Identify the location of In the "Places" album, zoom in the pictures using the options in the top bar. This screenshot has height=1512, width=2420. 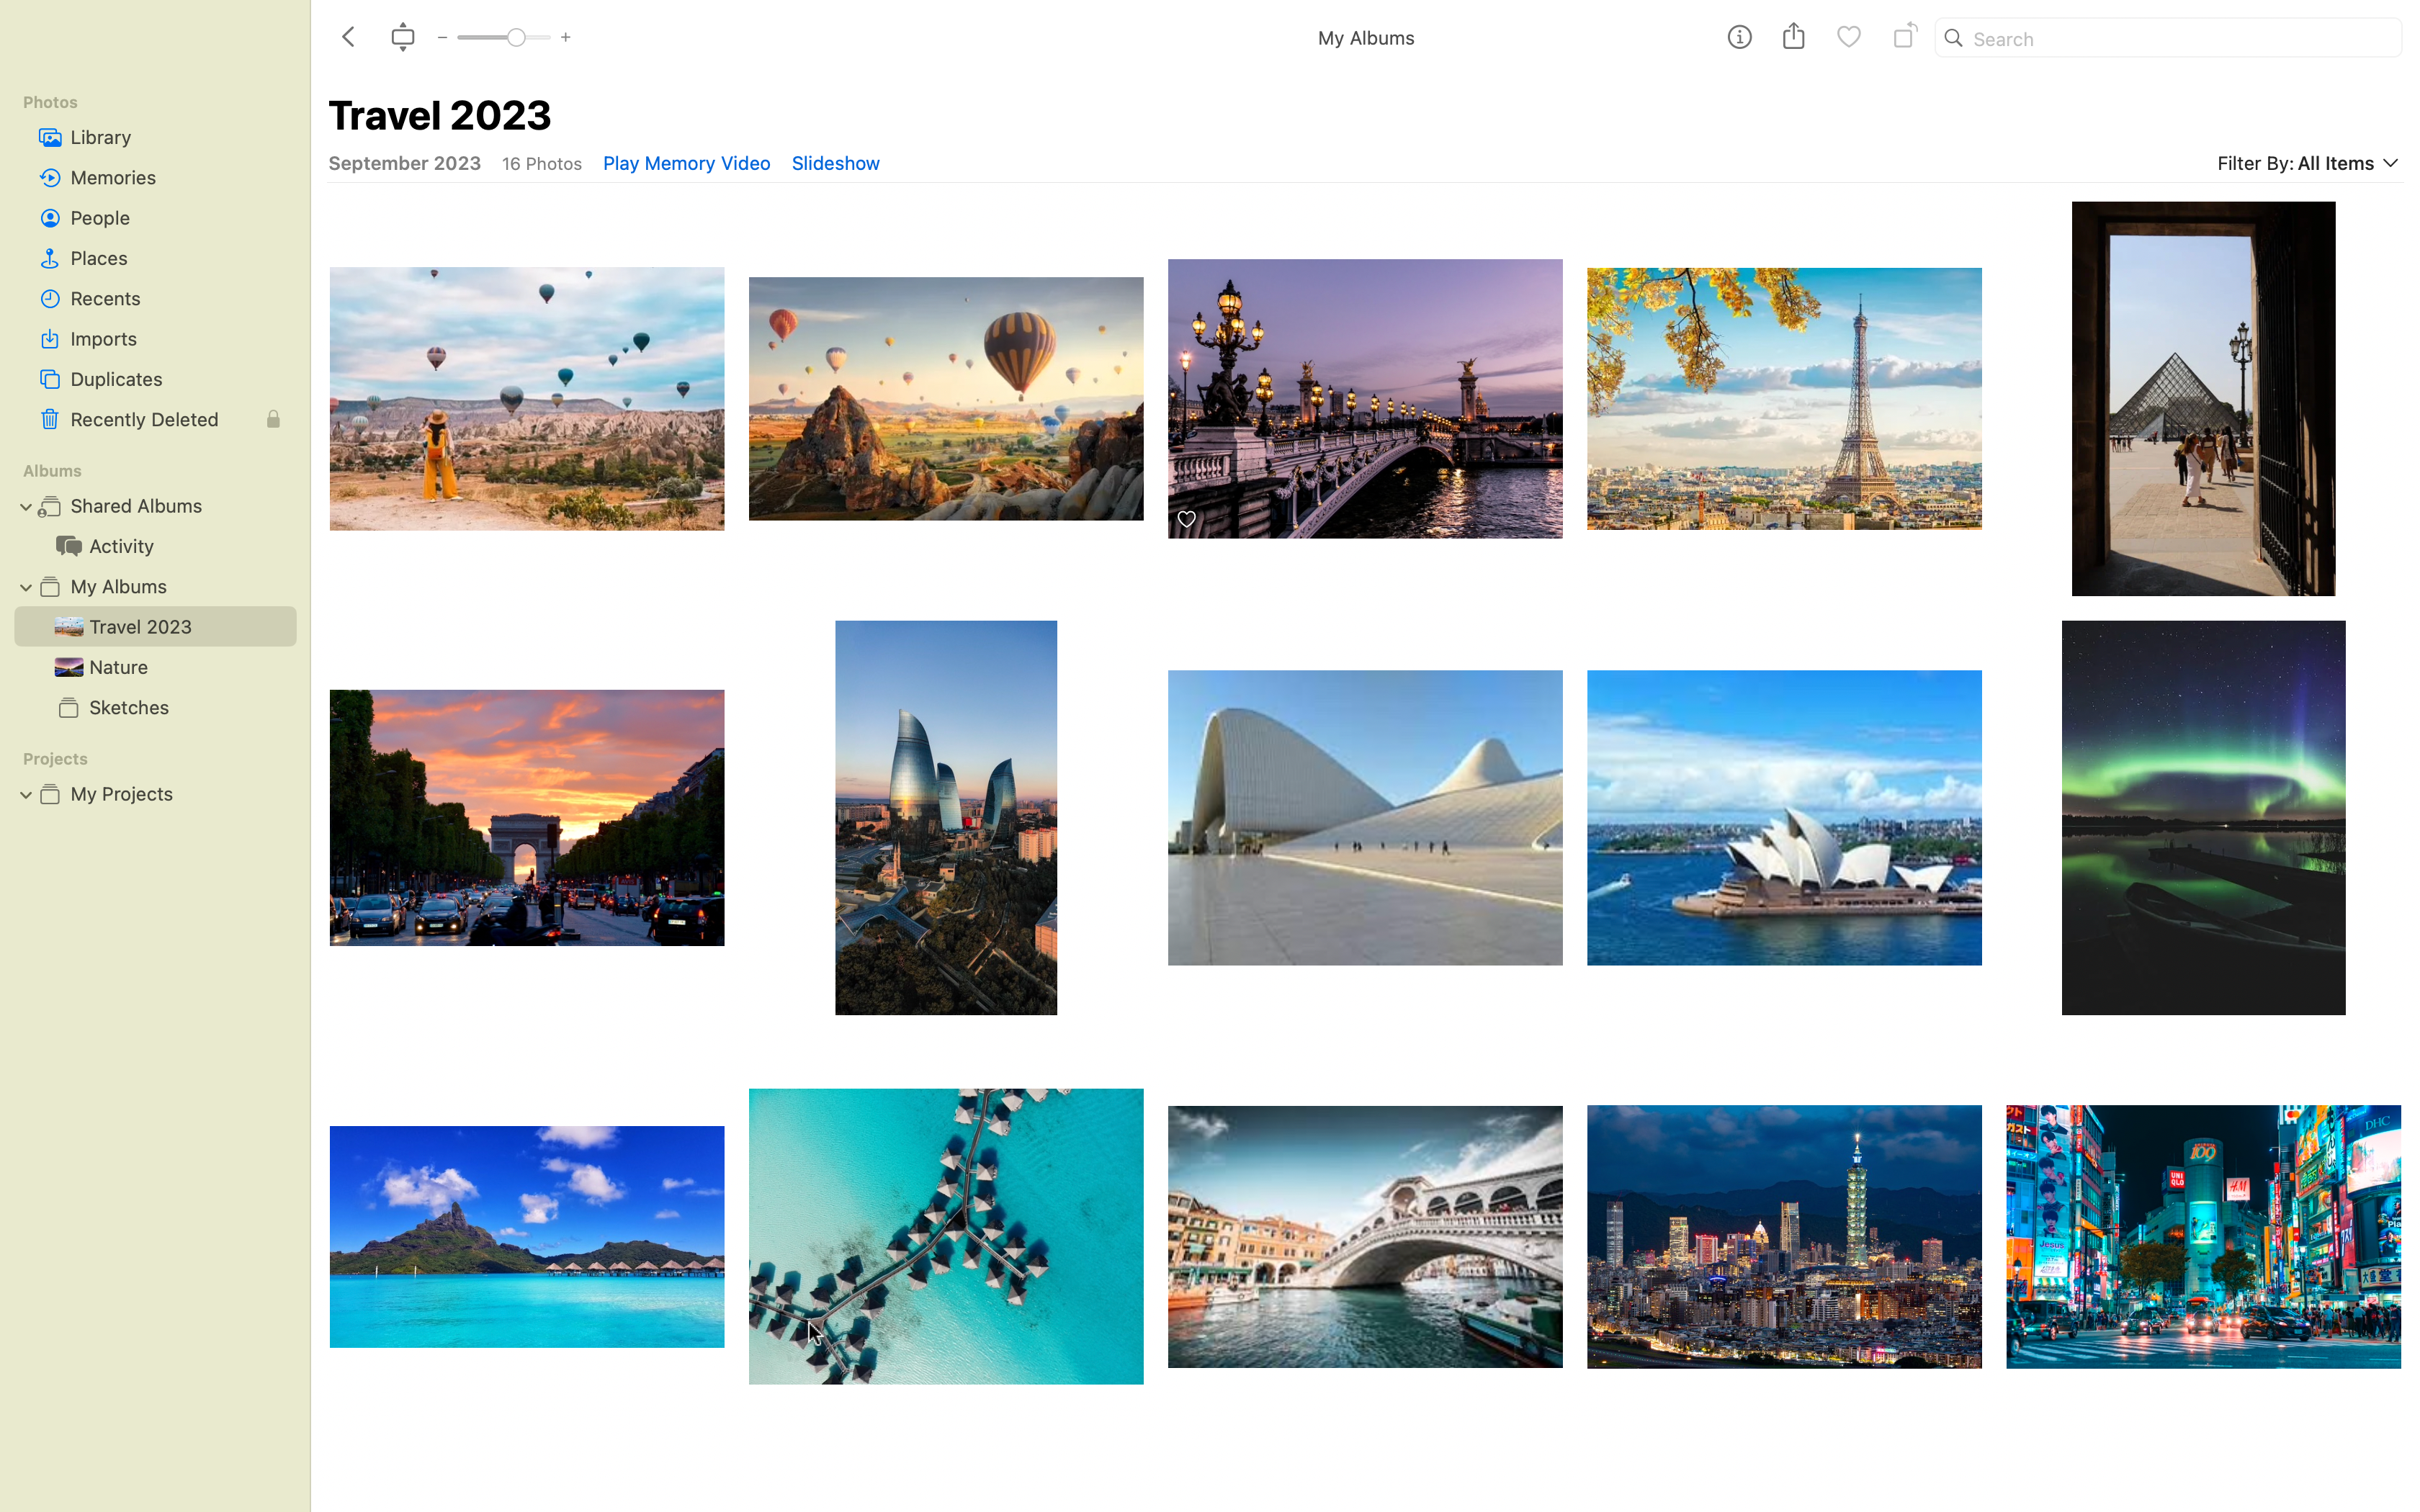
(154, 258).